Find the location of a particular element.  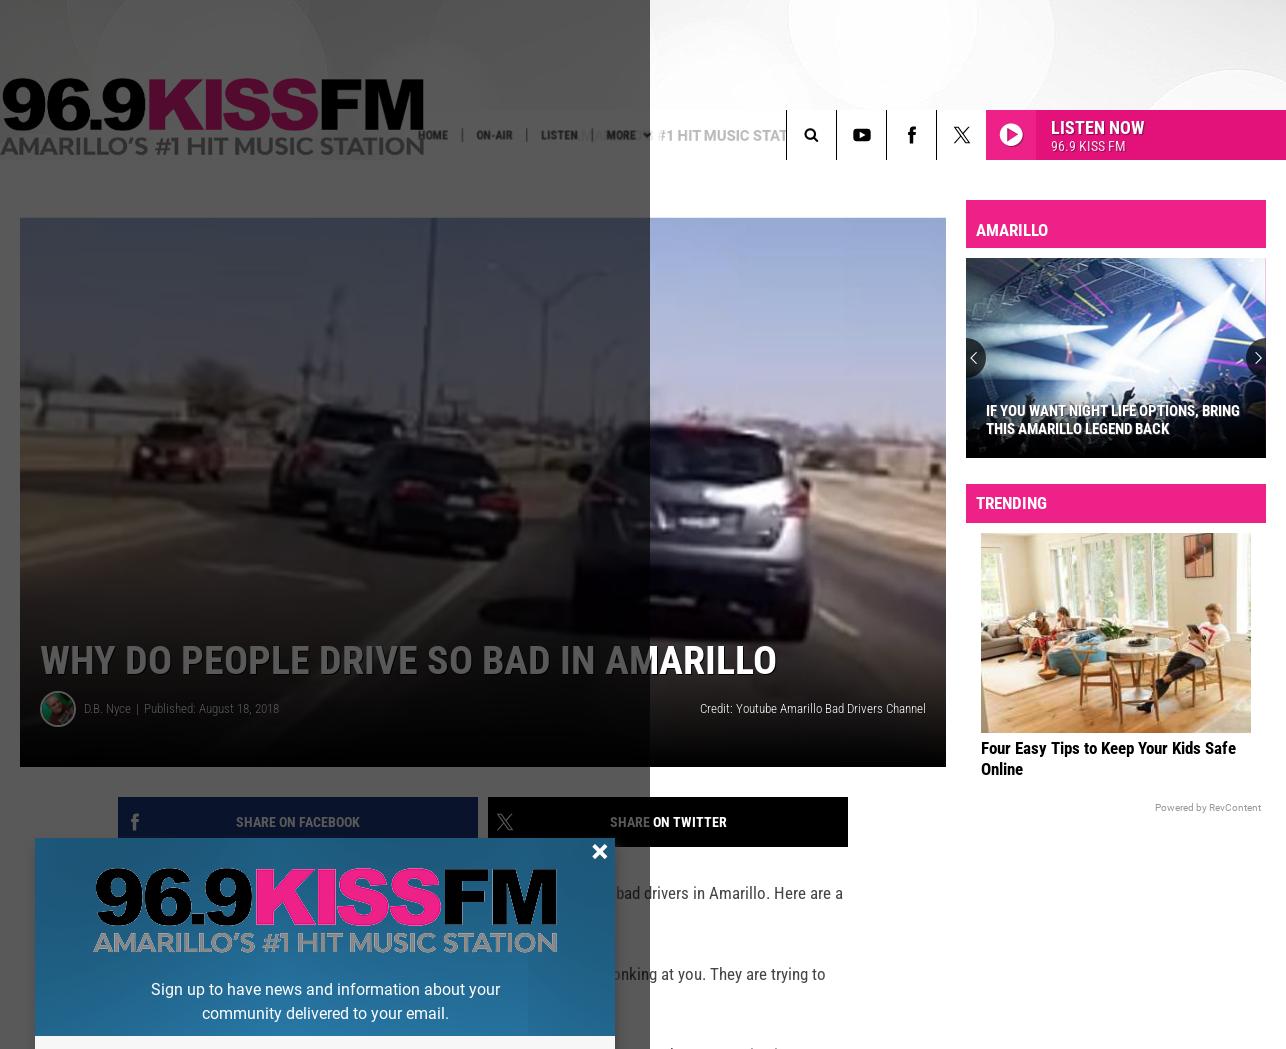

'Credit: Youtube Amarillo Bad Drivers Channel' is located at coordinates (813, 739).